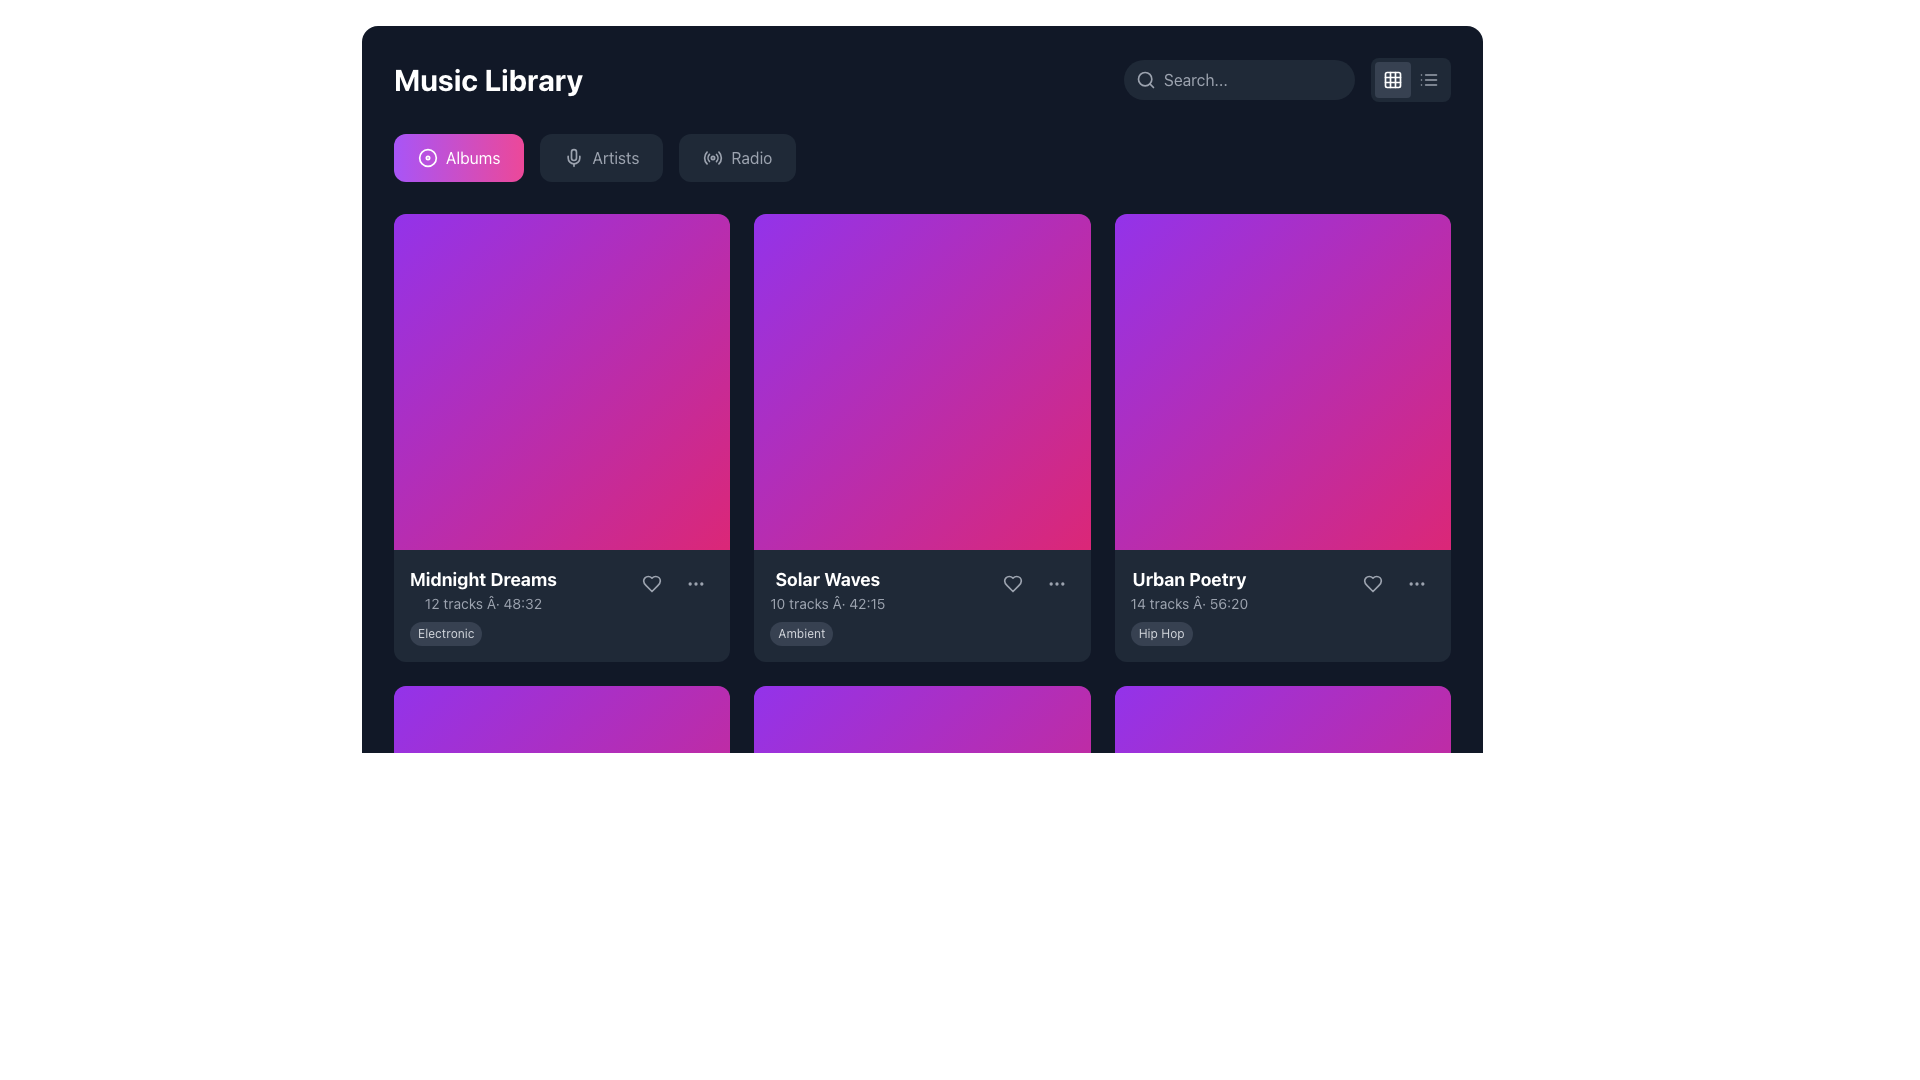 The image size is (1920, 1080). What do you see at coordinates (1282, 382) in the screenshot?
I see `the decorative graphic or album cover placeholder located in the third card from the left in the top row of the music library grid` at bounding box center [1282, 382].